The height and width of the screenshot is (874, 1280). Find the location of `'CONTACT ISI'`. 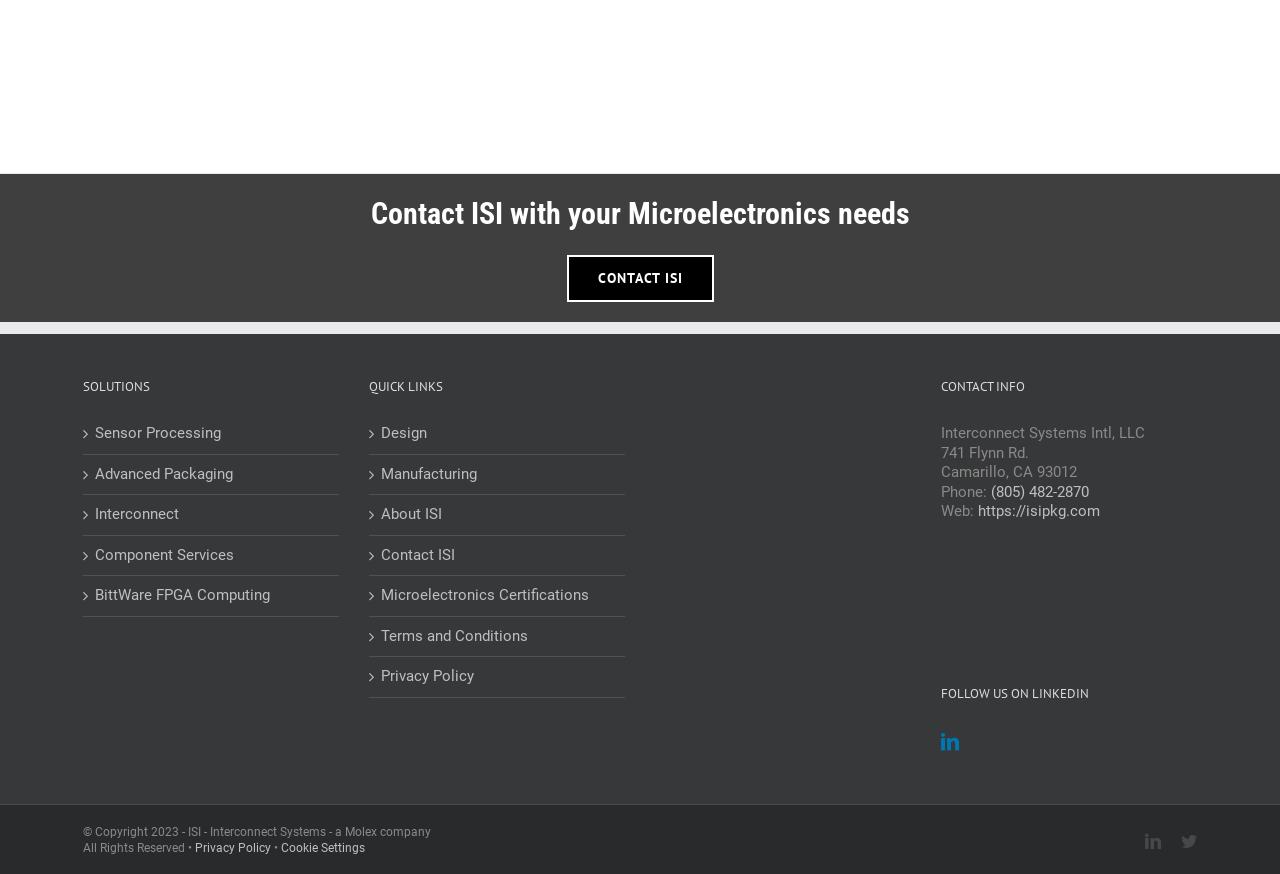

'CONTACT ISI' is located at coordinates (638, 276).